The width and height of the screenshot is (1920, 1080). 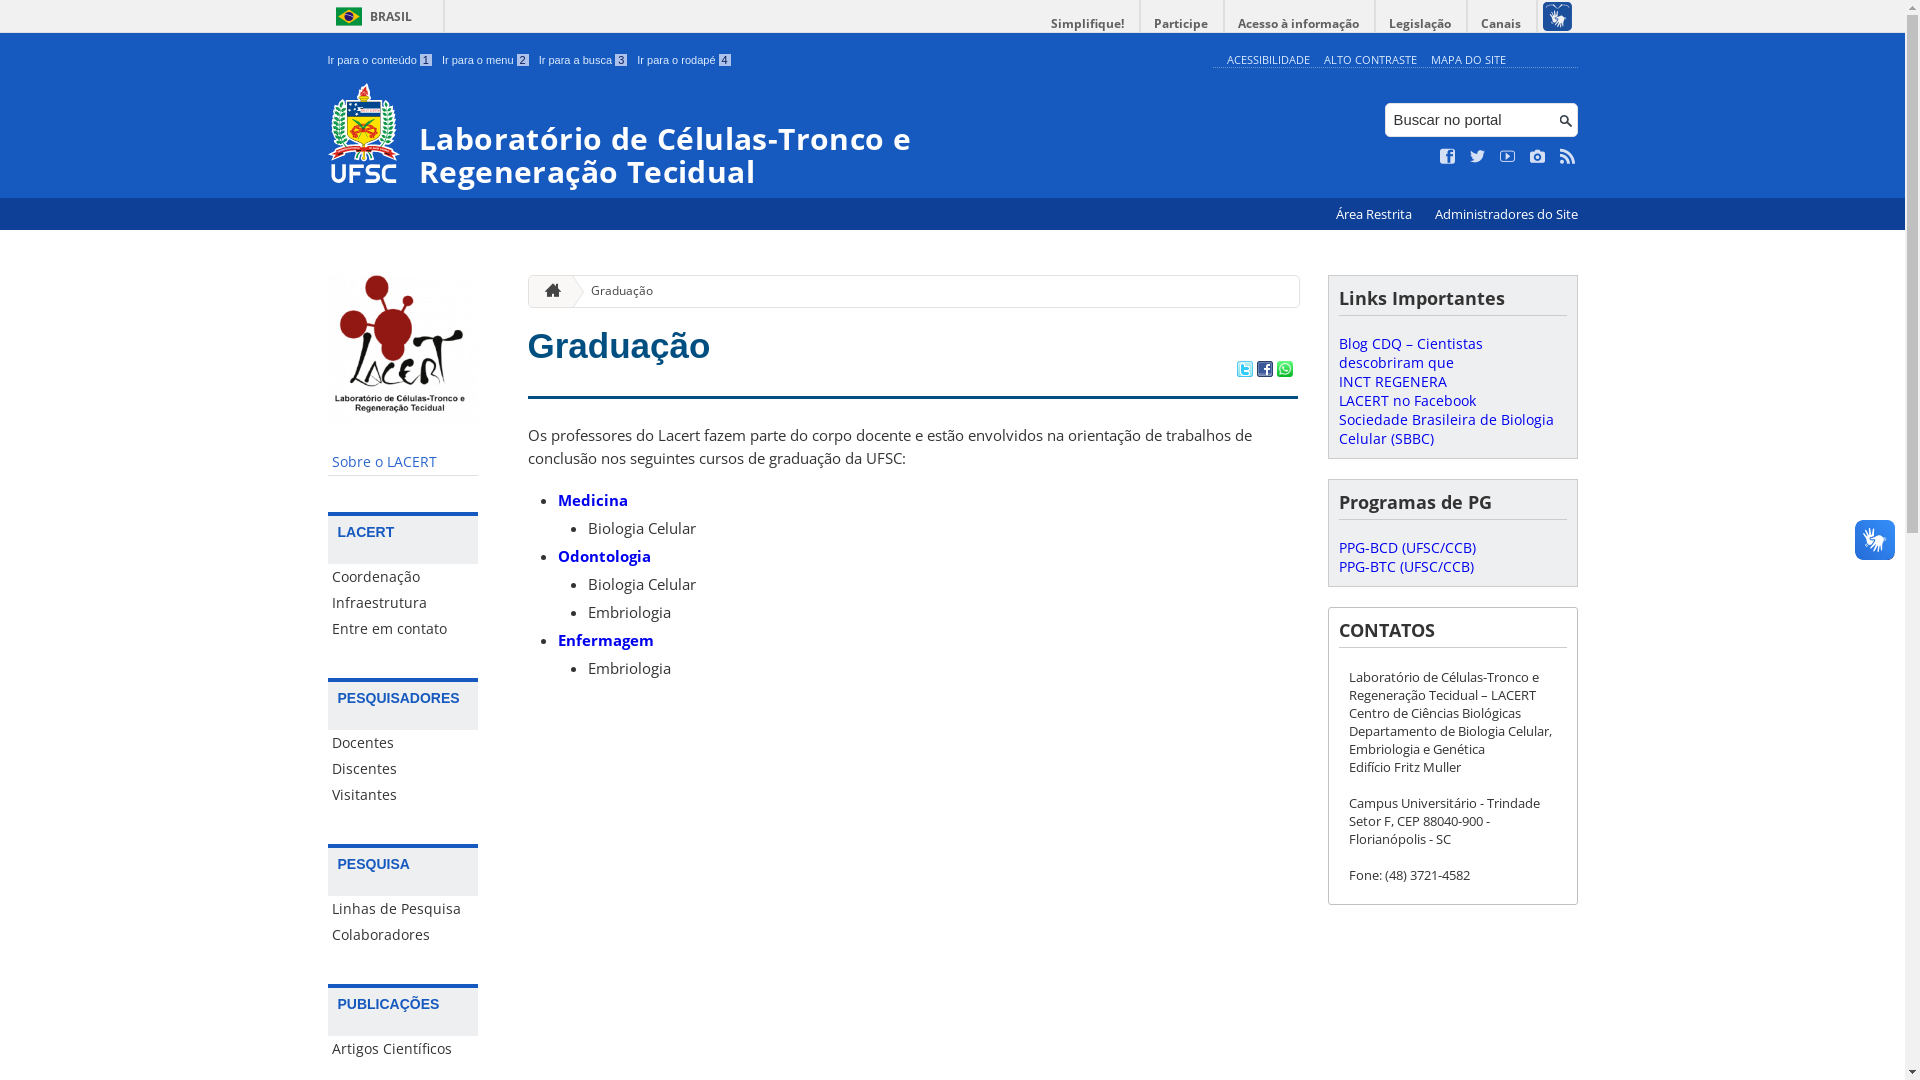 What do you see at coordinates (582, 59) in the screenshot?
I see `'Ir para a busca 3'` at bounding box center [582, 59].